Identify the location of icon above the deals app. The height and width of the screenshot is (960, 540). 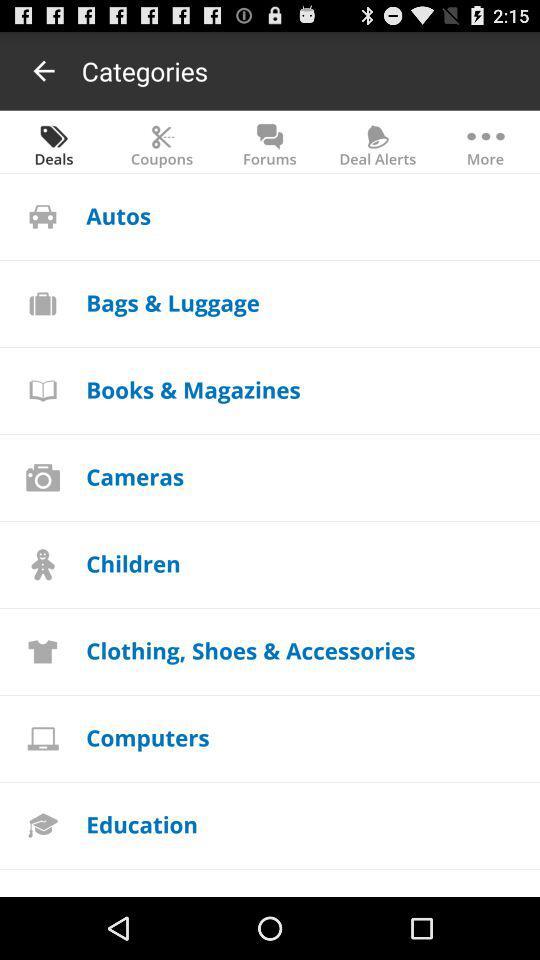
(44, 70).